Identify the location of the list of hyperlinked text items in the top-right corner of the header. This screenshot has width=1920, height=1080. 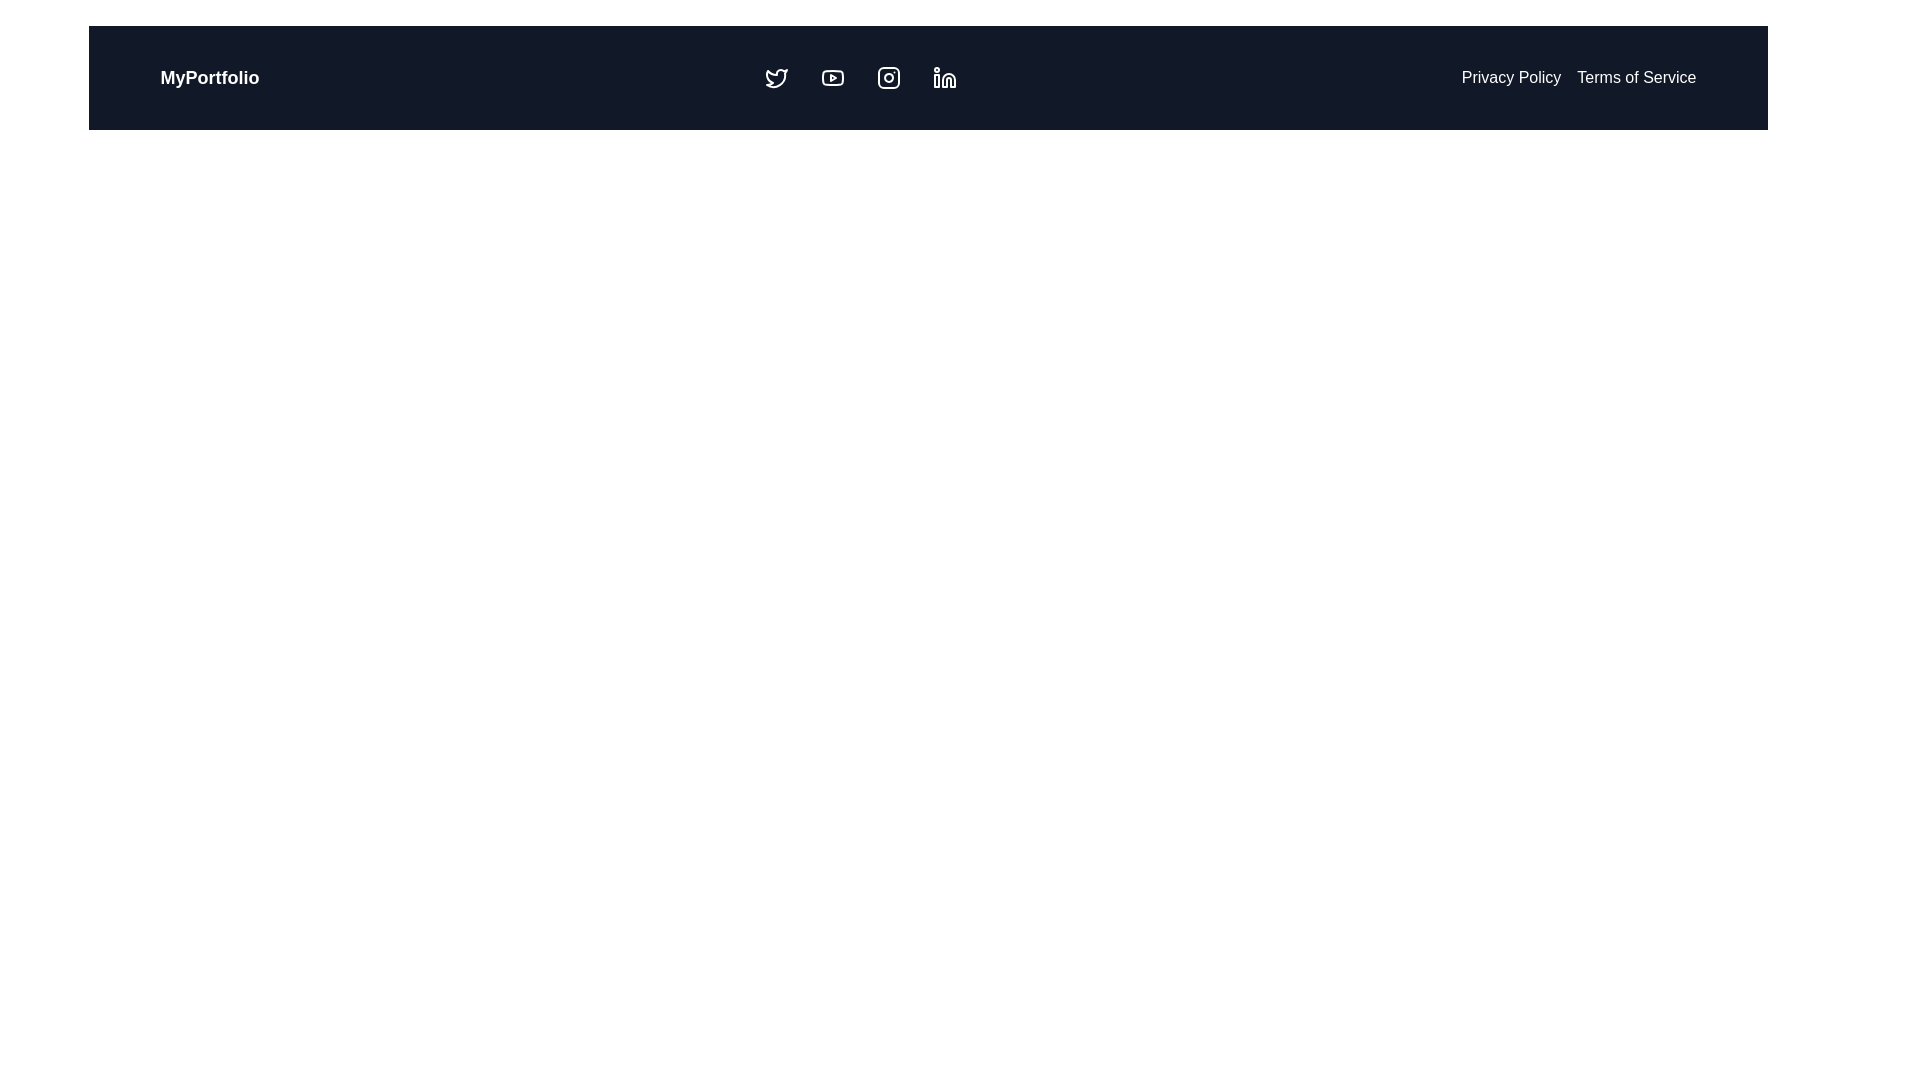
(1578, 76).